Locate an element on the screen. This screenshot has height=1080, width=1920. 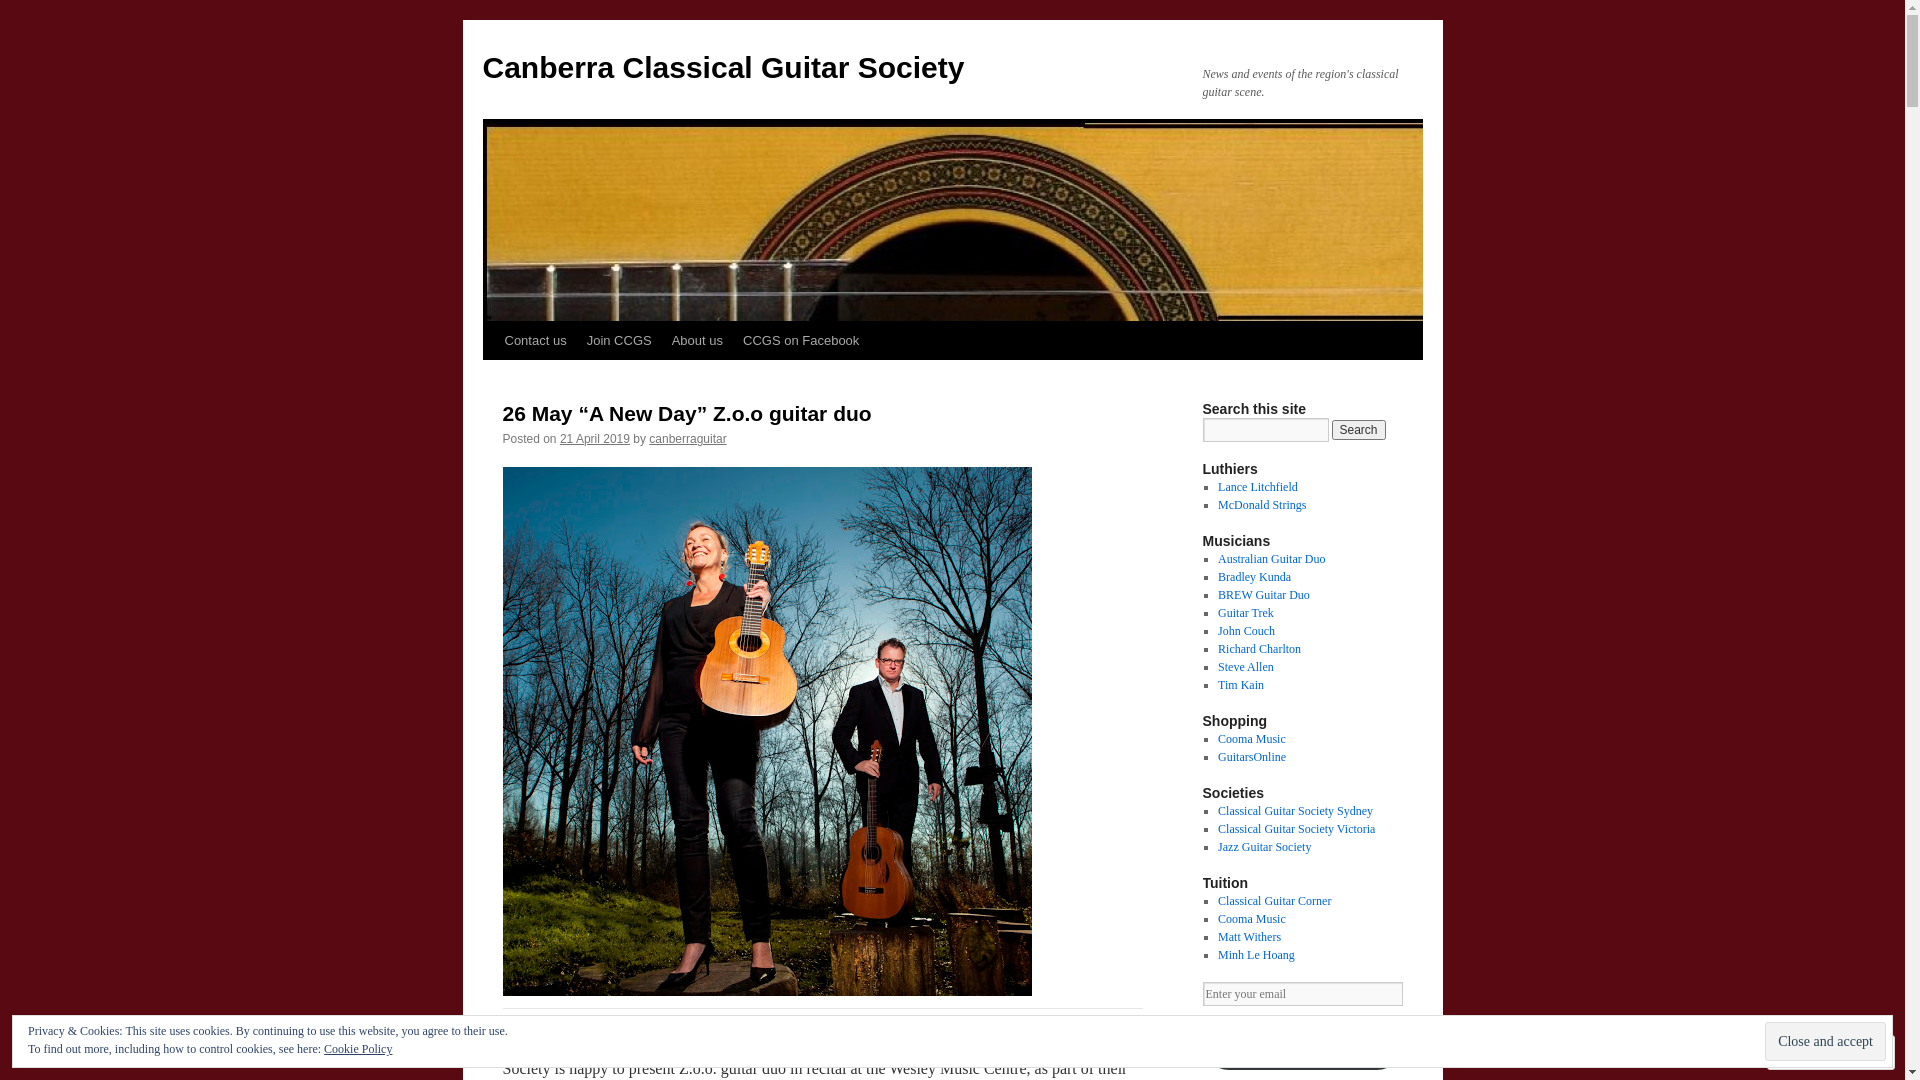
'canberraguitar' is located at coordinates (687, 438).